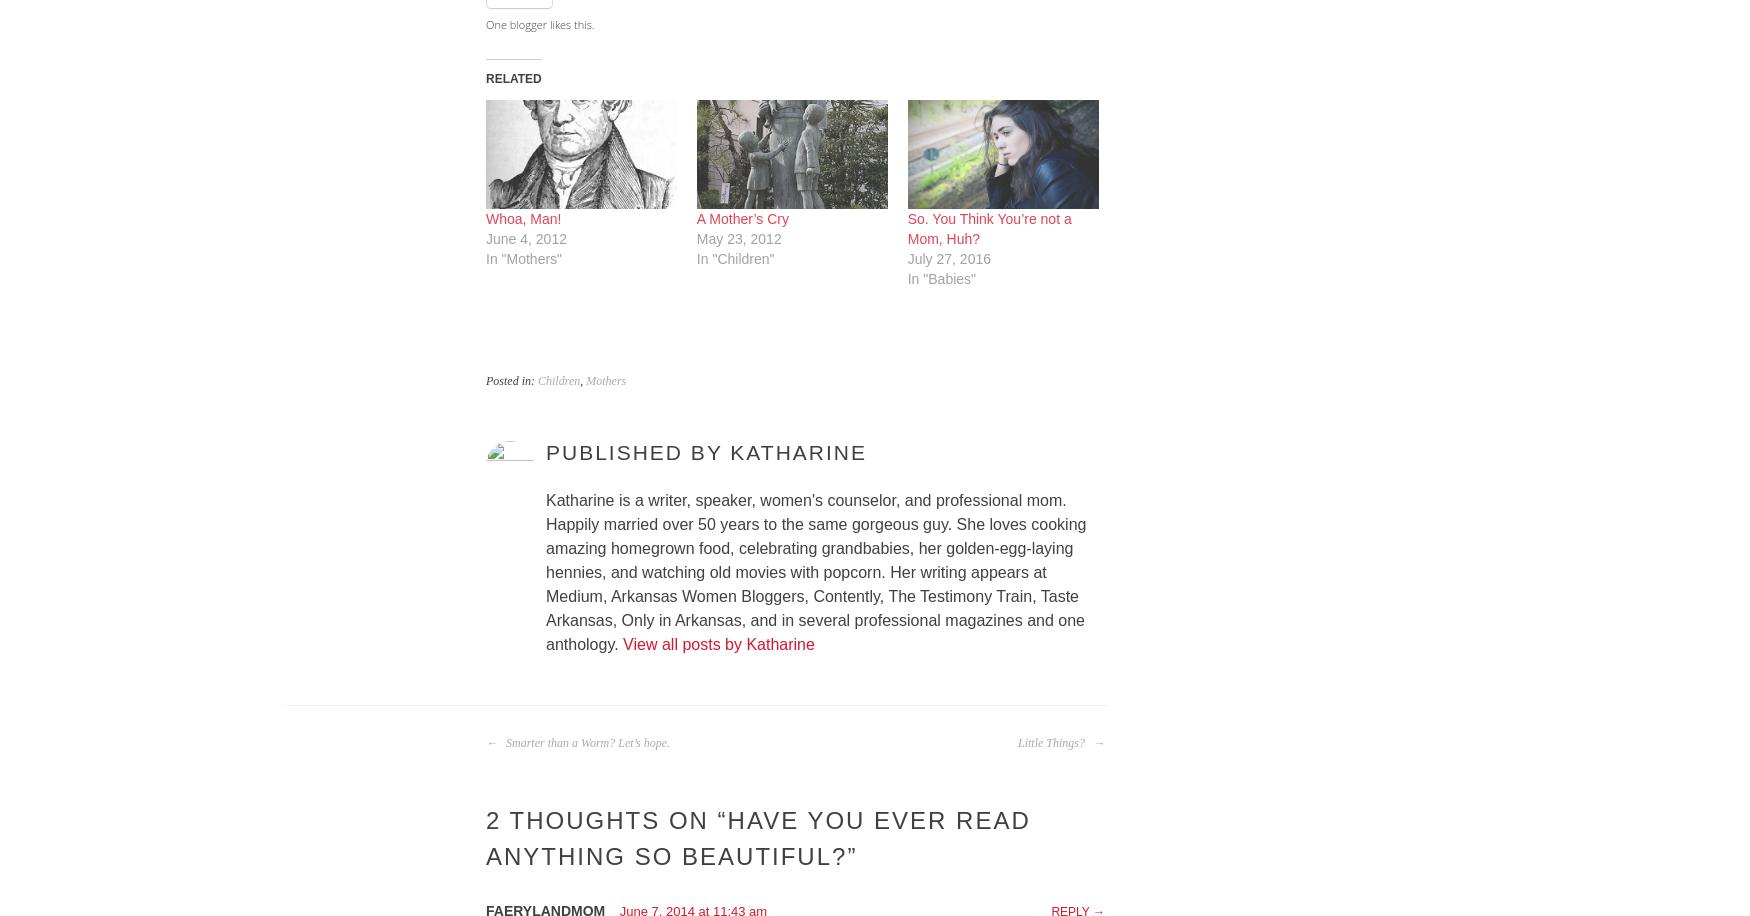  I want to click on 'Mothers', so click(586, 380).